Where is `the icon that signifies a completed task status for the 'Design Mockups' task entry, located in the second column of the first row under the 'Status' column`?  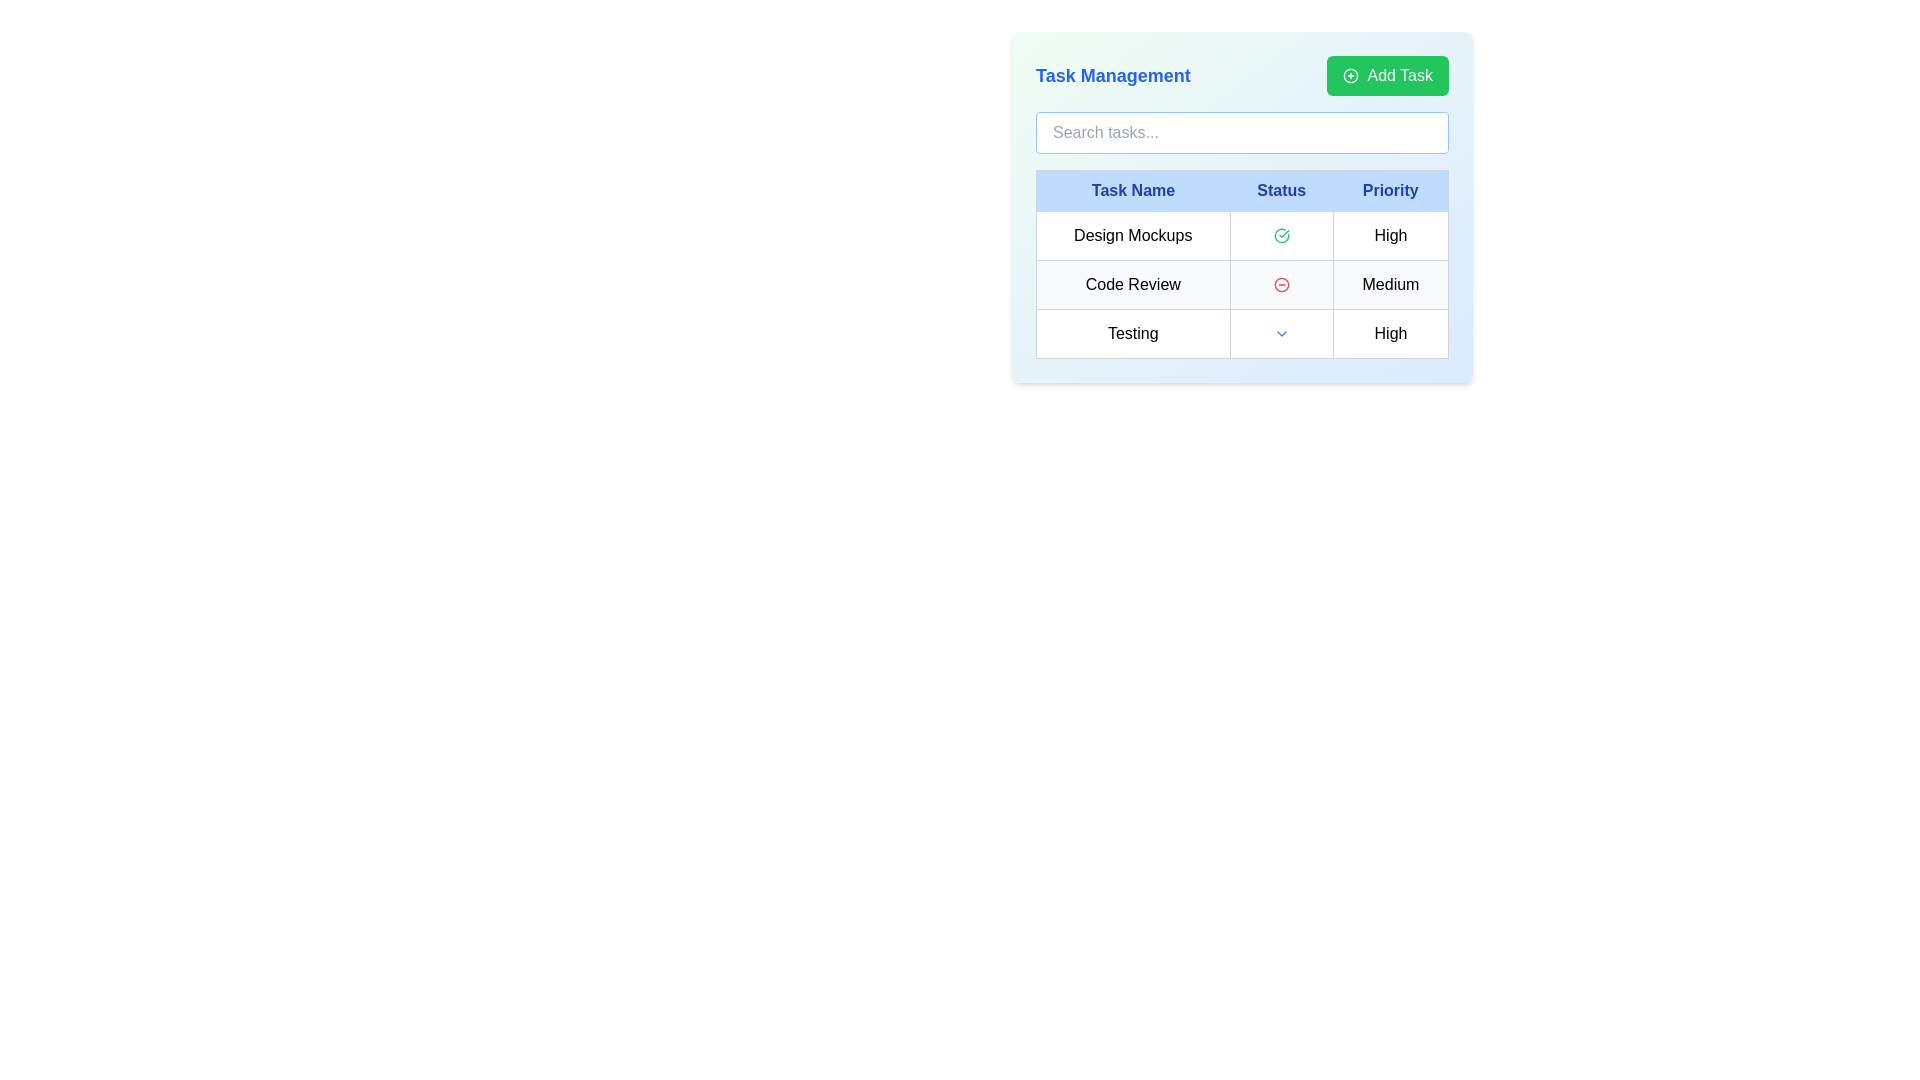
the icon that signifies a completed task status for the 'Design Mockups' task entry, located in the second column of the first row under the 'Status' column is located at coordinates (1281, 234).